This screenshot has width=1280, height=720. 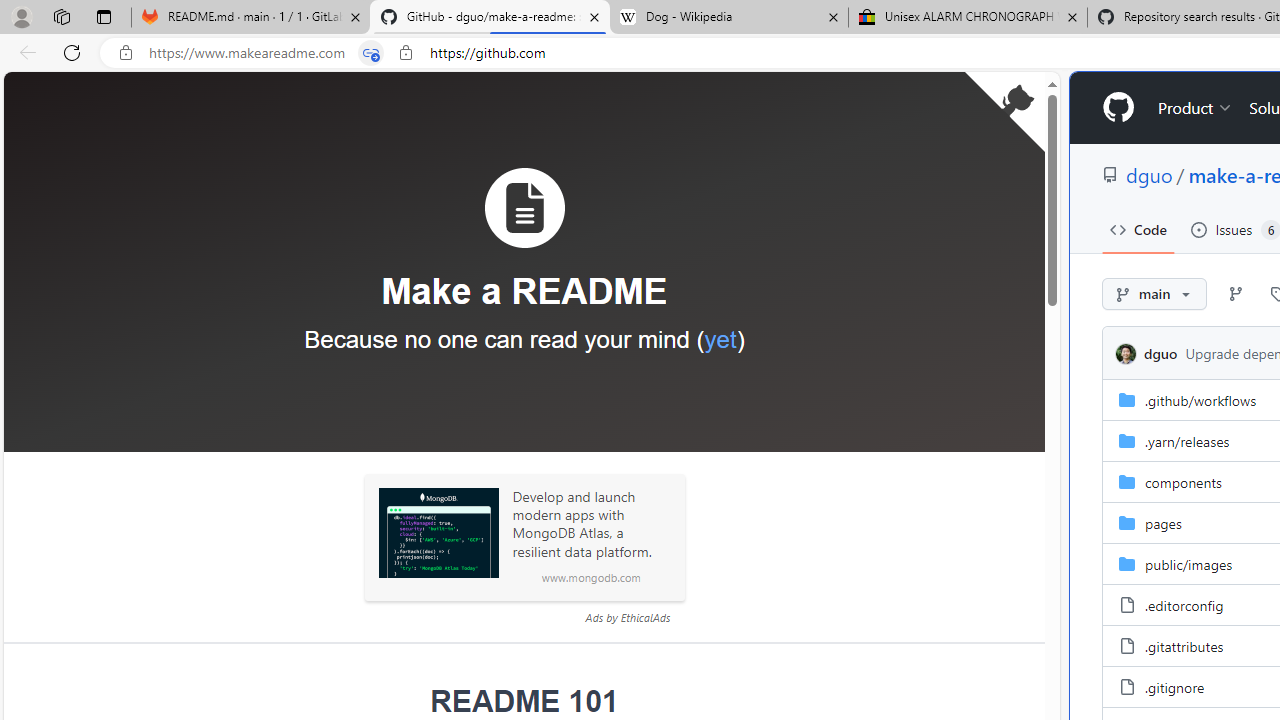 What do you see at coordinates (1195, 108) in the screenshot?
I see `'Product'` at bounding box center [1195, 108].